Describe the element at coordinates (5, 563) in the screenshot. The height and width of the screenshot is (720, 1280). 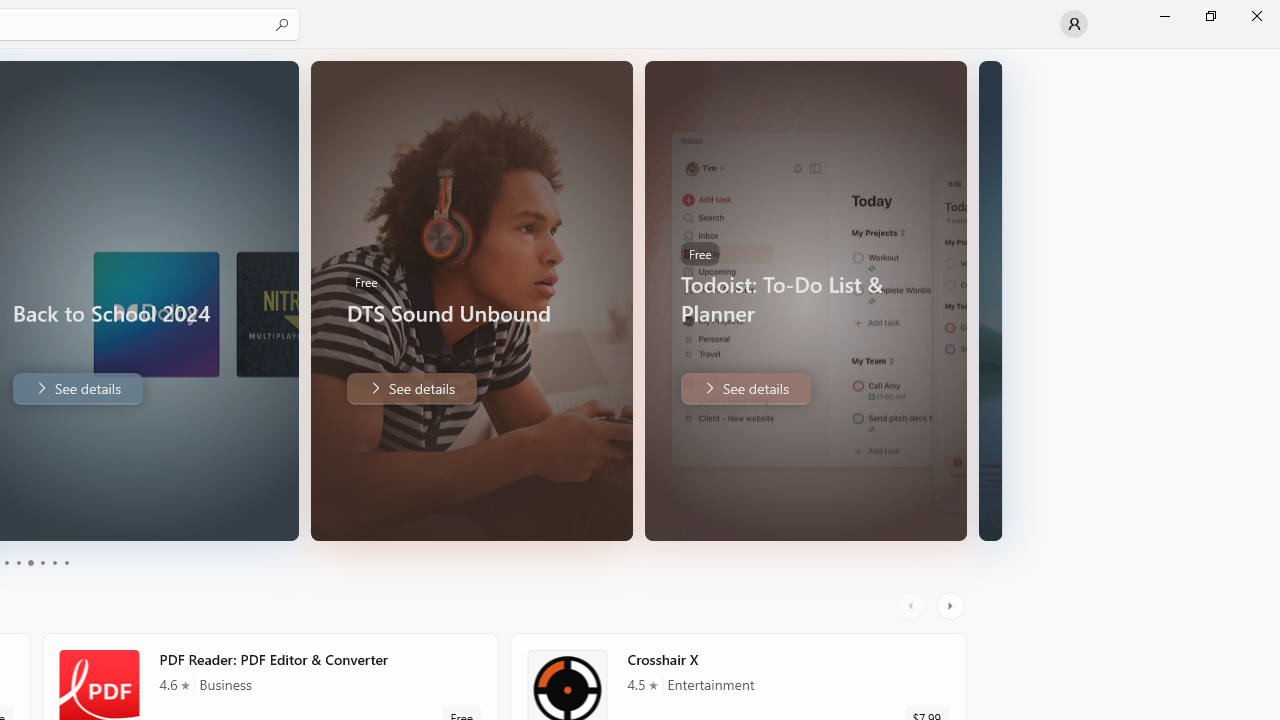
I see `'Page 1'` at that location.